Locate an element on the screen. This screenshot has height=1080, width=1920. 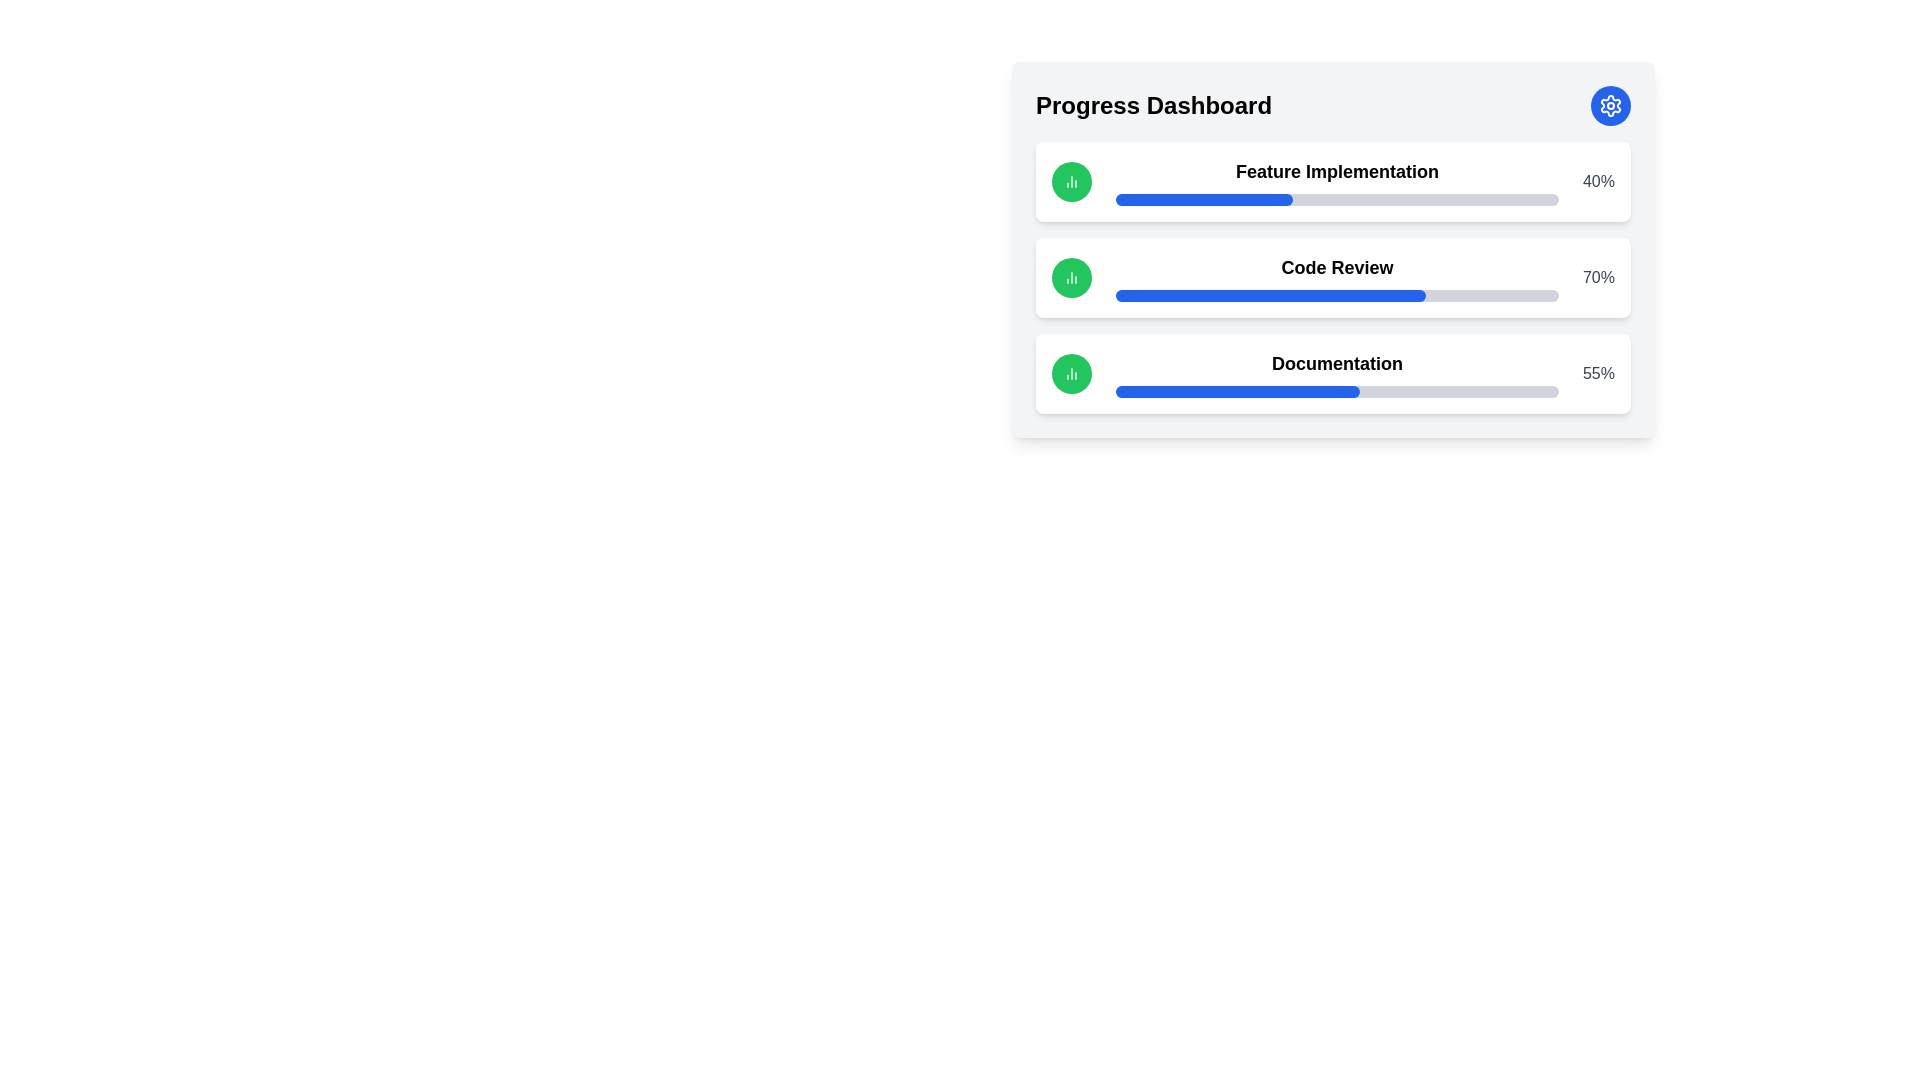
the progress bar element located below 'Feature Implementation' and to the left of the '40%' percentage value is located at coordinates (1337, 200).